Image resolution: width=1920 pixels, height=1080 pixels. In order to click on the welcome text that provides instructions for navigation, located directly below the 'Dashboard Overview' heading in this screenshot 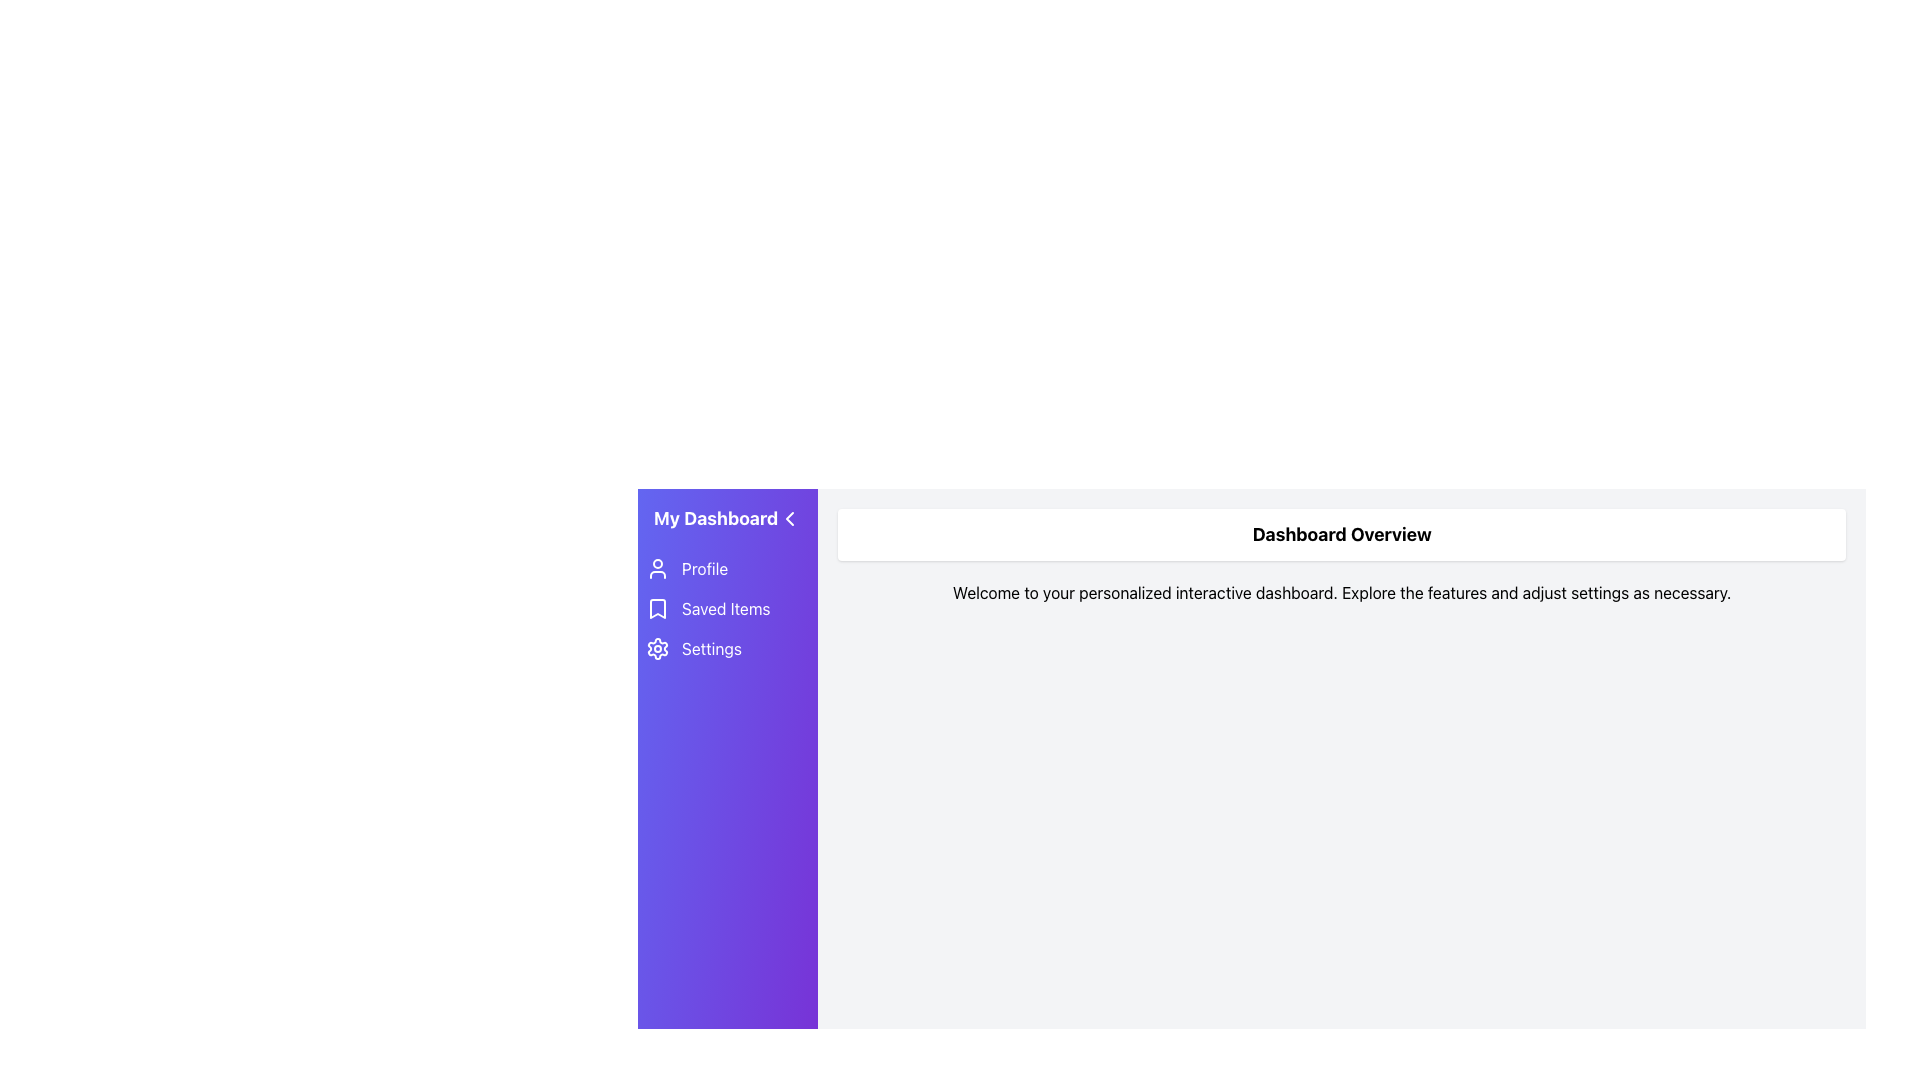, I will do `click(1342, 592)`.